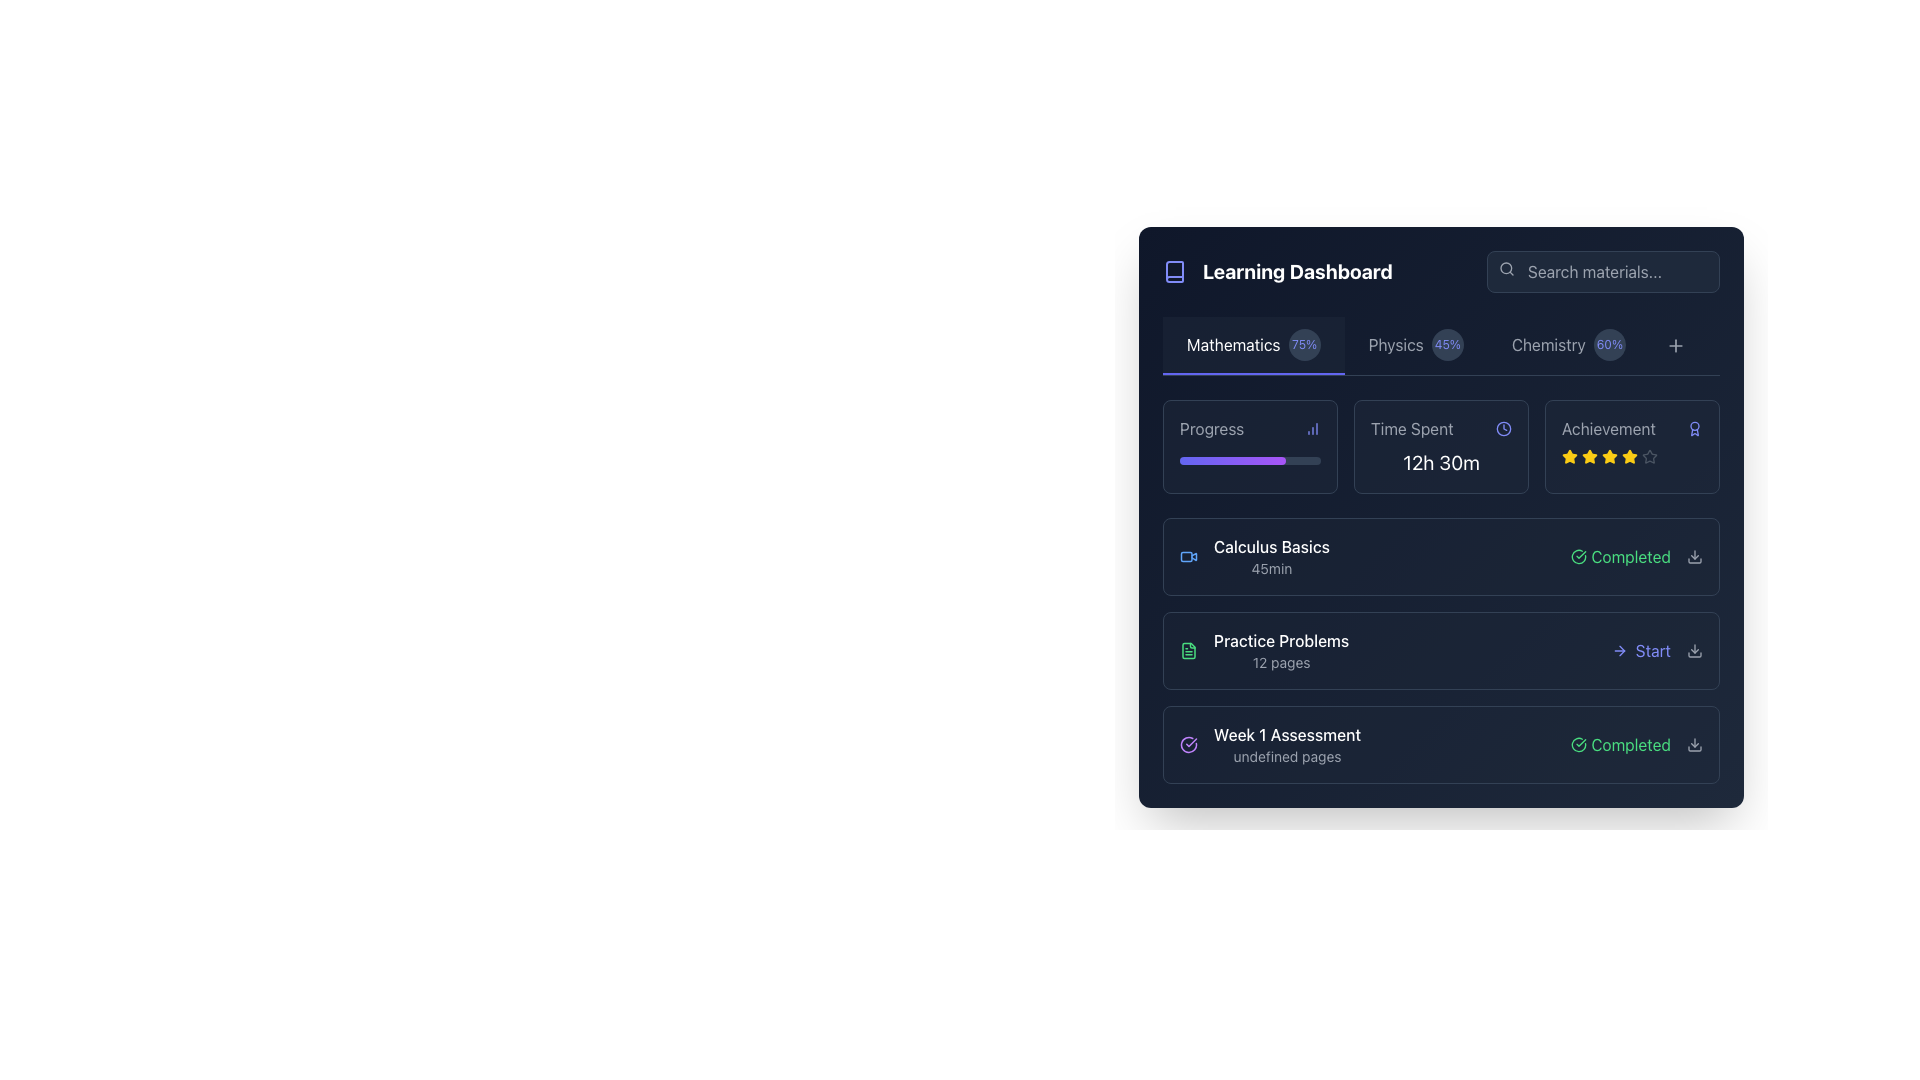 This screenshot has height=1080, width=1920. I want to click on the Course Section Item titled 'Practice Problems' with the subtitle '12 pages' and a green document icon, located in the middle section of the dashboard interface, so click(1263, 651).